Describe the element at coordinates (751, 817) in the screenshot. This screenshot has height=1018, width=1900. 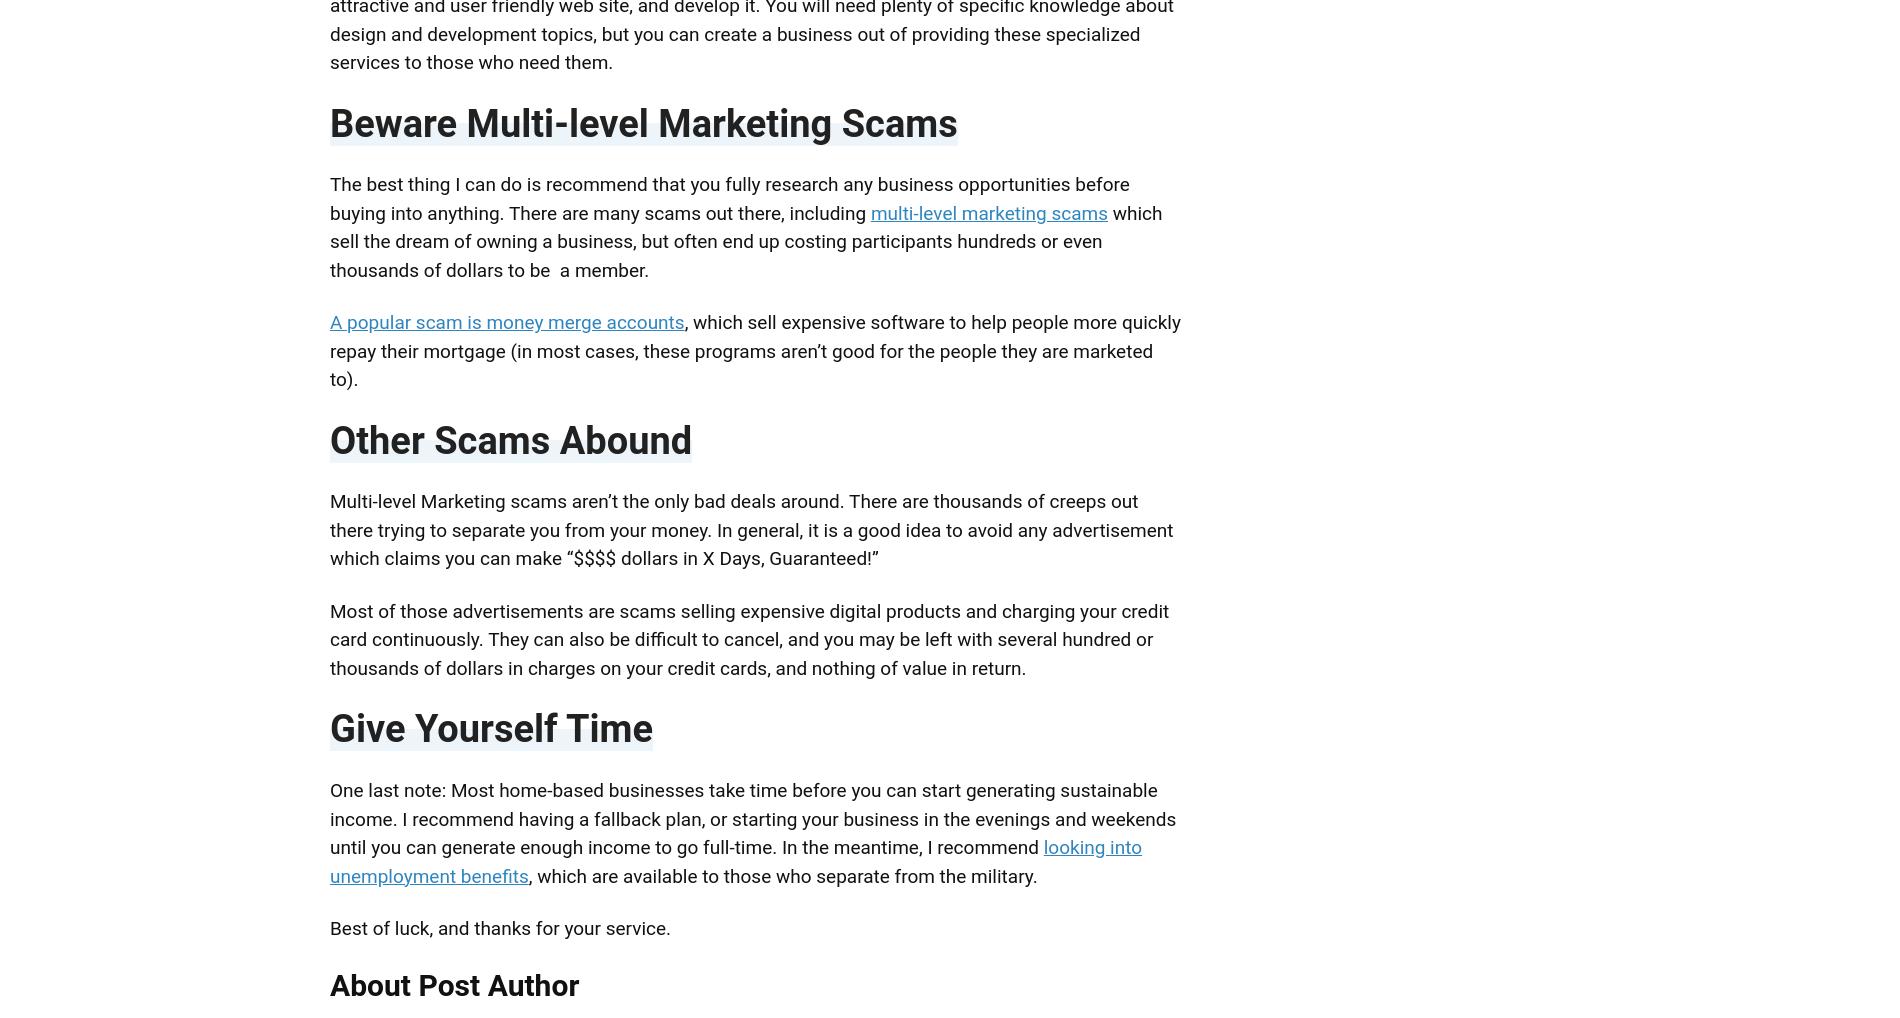
I see `'One last note: Most home-based businesses take time before you can start generating sustainable income. I recommend having a fallback plan, or starting your business in the evenings and weekends until you can generate enough income to go full-time. In the meantime, I recommend'` at that location.